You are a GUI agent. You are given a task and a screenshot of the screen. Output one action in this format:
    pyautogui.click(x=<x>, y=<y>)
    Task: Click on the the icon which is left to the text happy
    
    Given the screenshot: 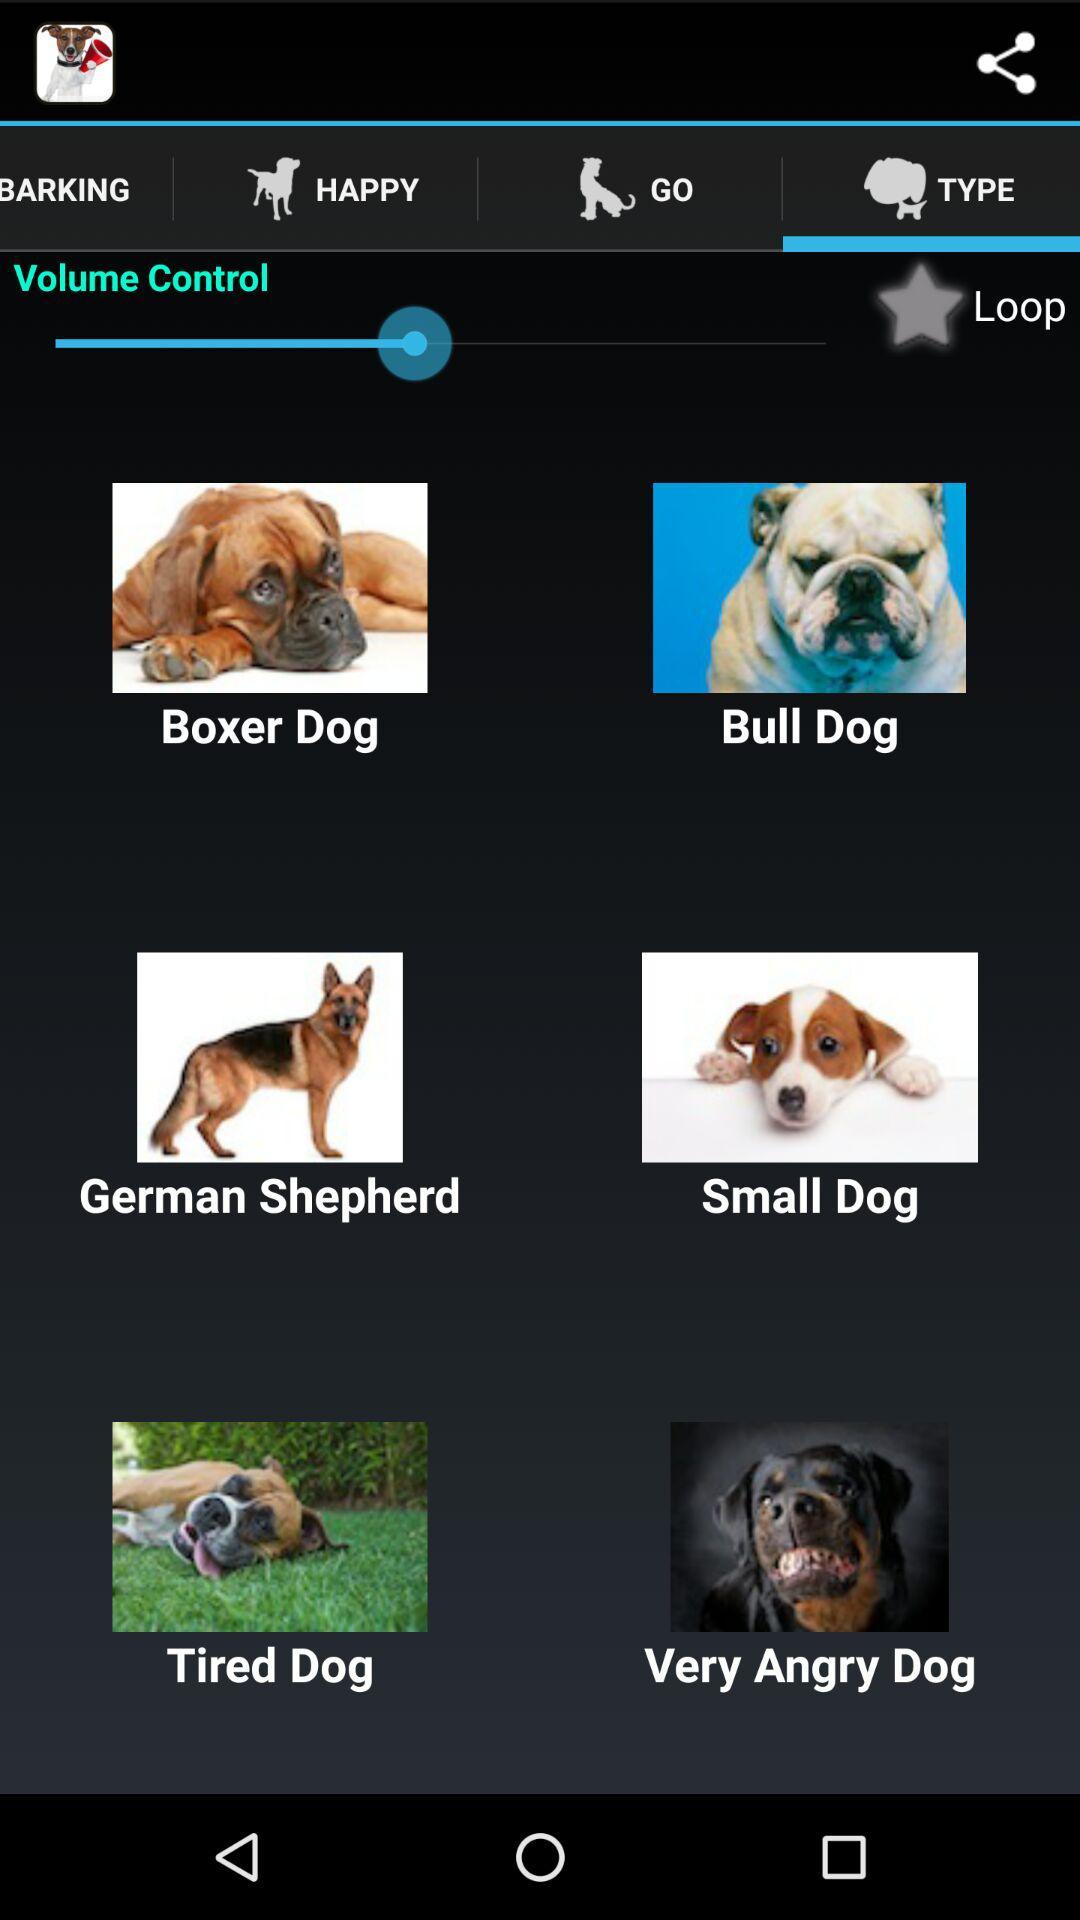 What is the action you would take?
    pyautogui.click(x=273, y=188)
    